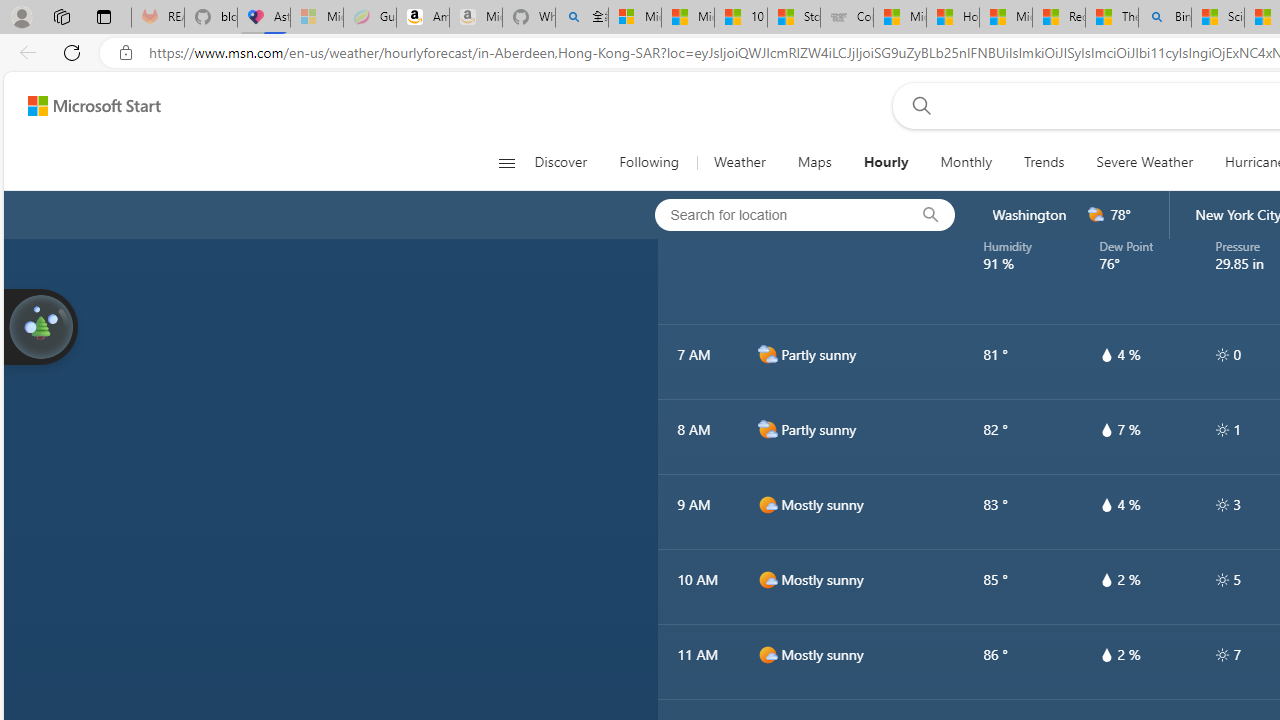 This screenshot has height=720, width=1280. Describe the element at coordinates (1144, 162) in the screenshot. I see `'Severe Weather'` at that location.